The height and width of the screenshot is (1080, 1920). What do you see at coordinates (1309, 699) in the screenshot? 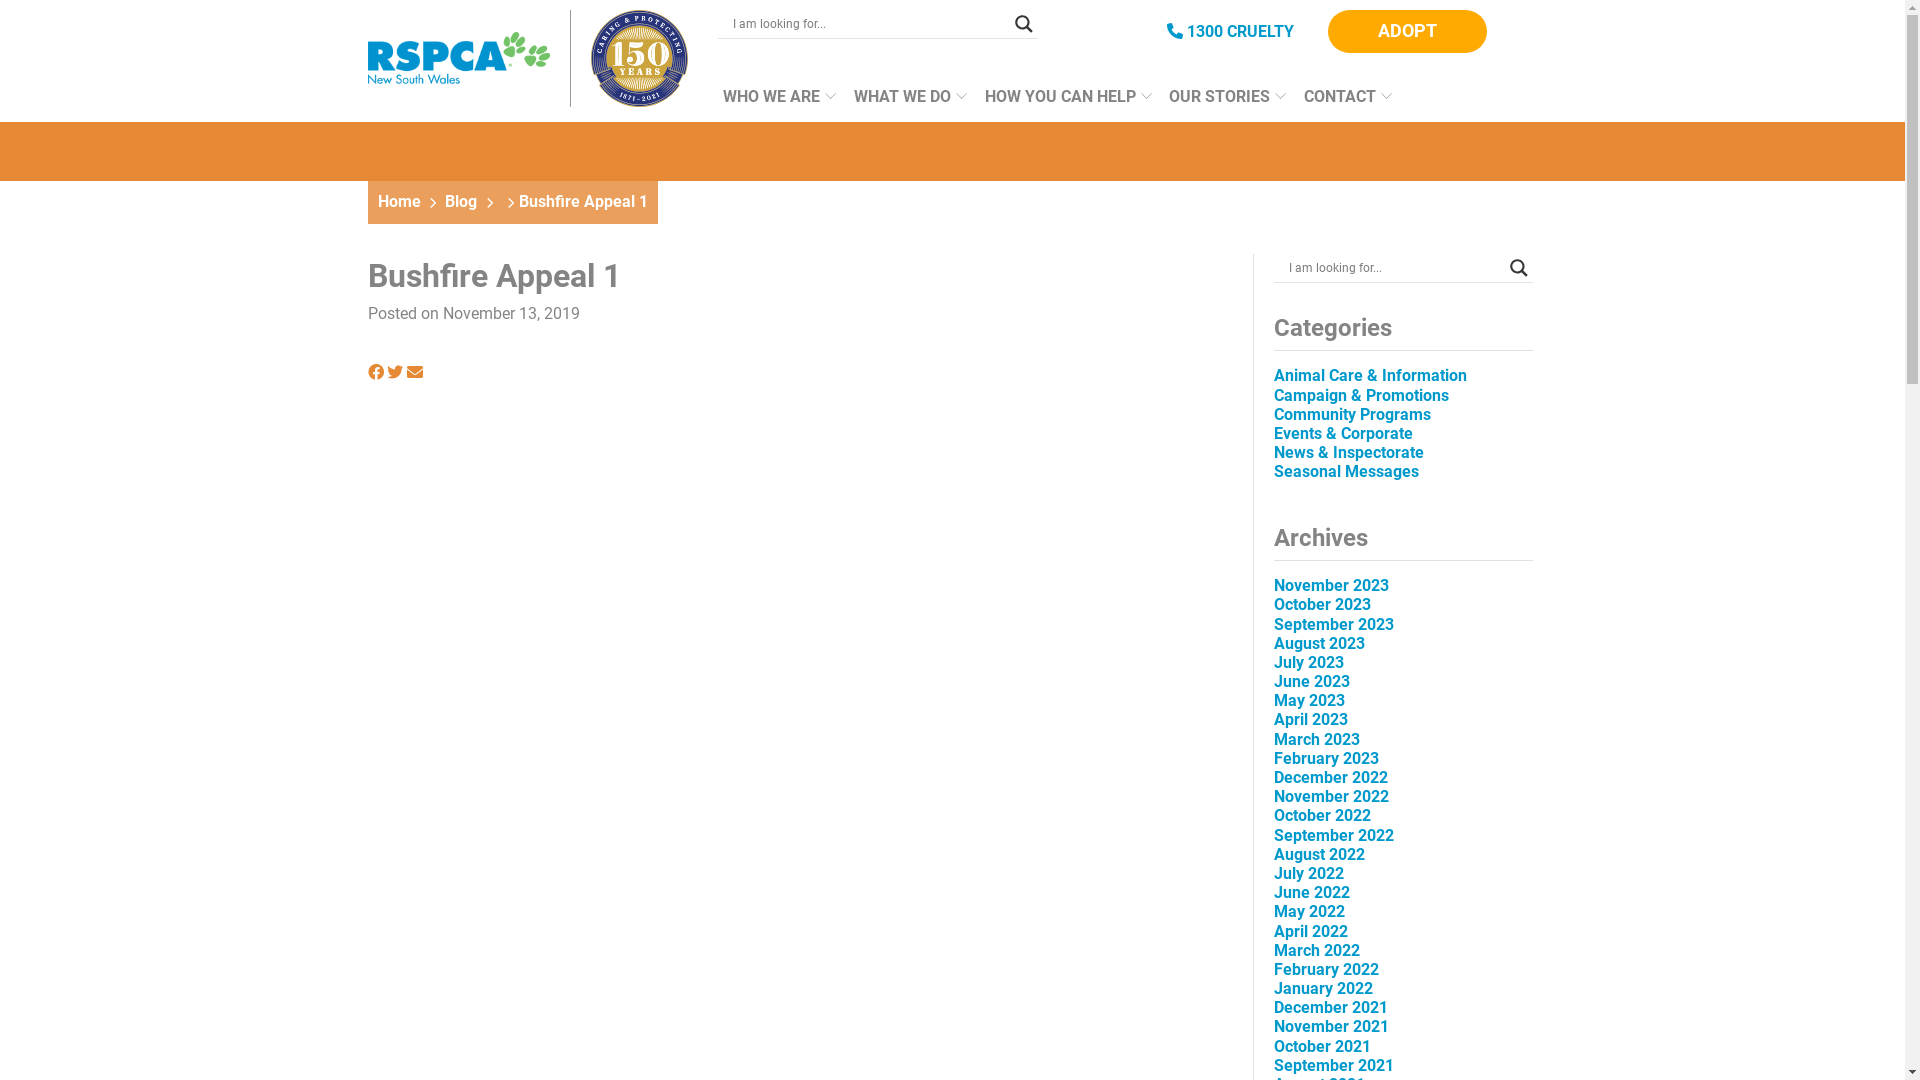
I see `'May 2023'` at bounding box center [1309, 699].